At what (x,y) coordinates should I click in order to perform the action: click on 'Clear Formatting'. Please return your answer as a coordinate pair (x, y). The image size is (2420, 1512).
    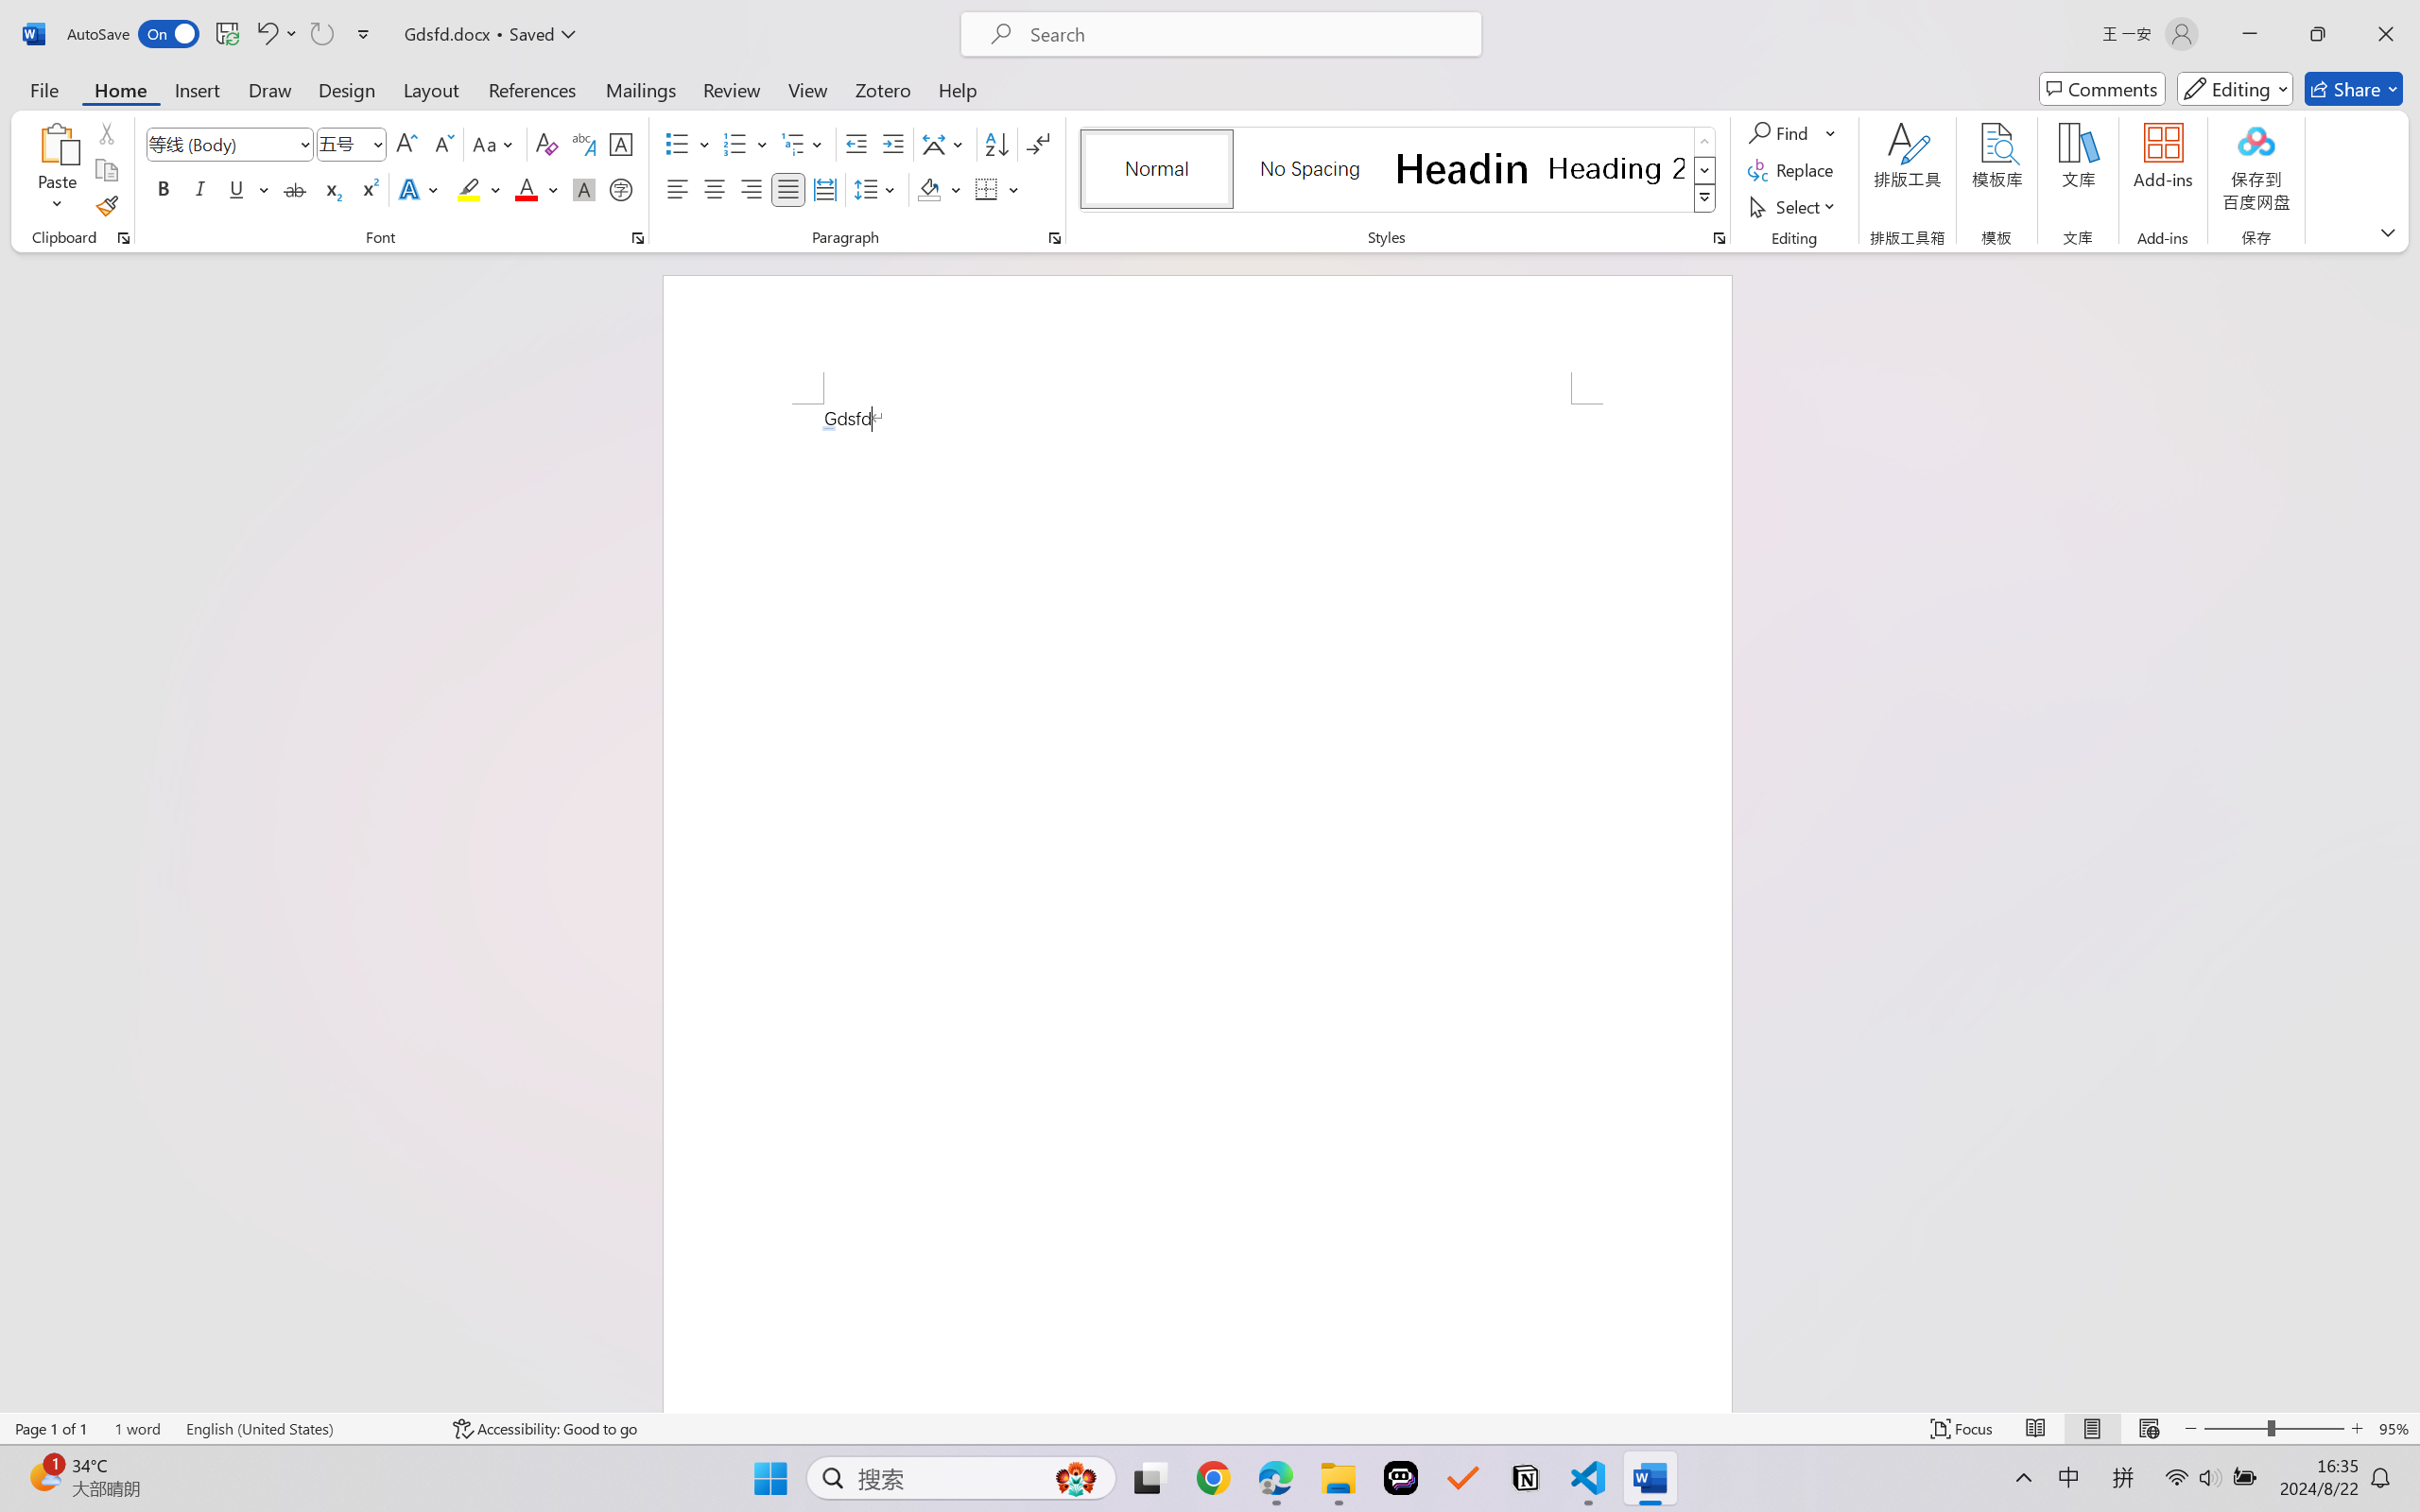
    Looking at the image, I should click on (545, 144).